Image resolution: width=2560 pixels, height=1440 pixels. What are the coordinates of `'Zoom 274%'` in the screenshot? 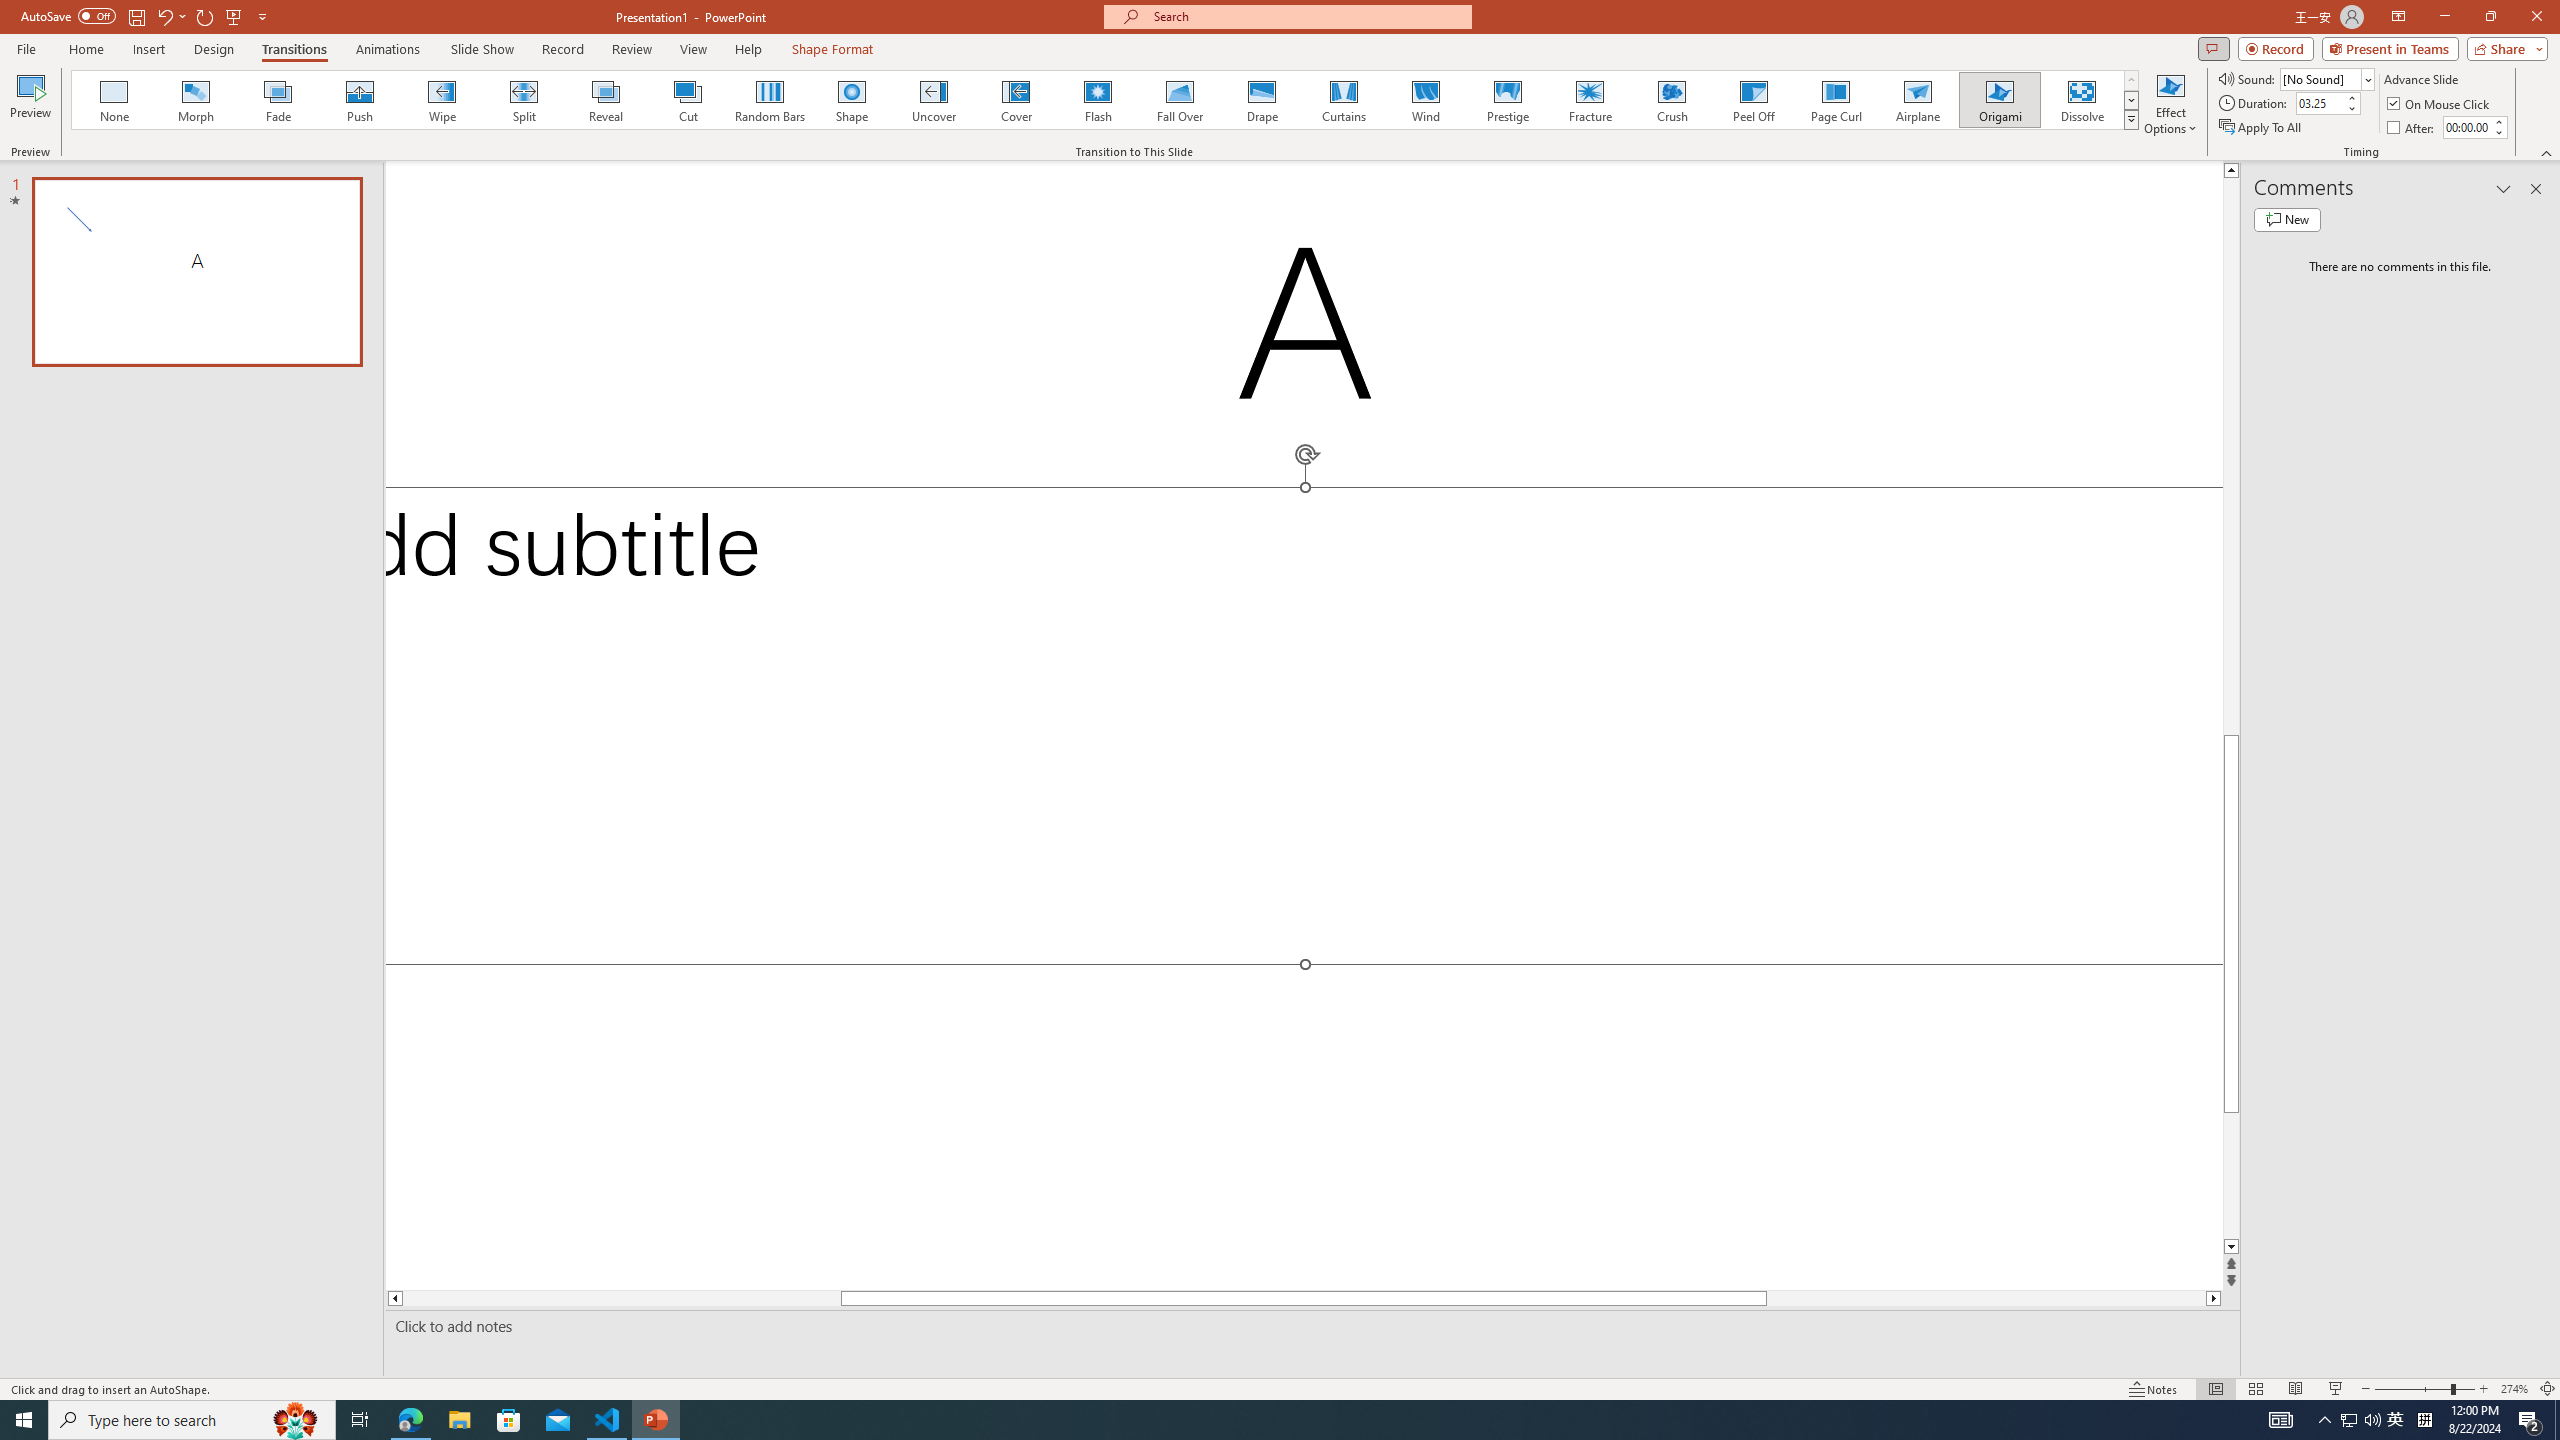 It's located at (2515, 1389).